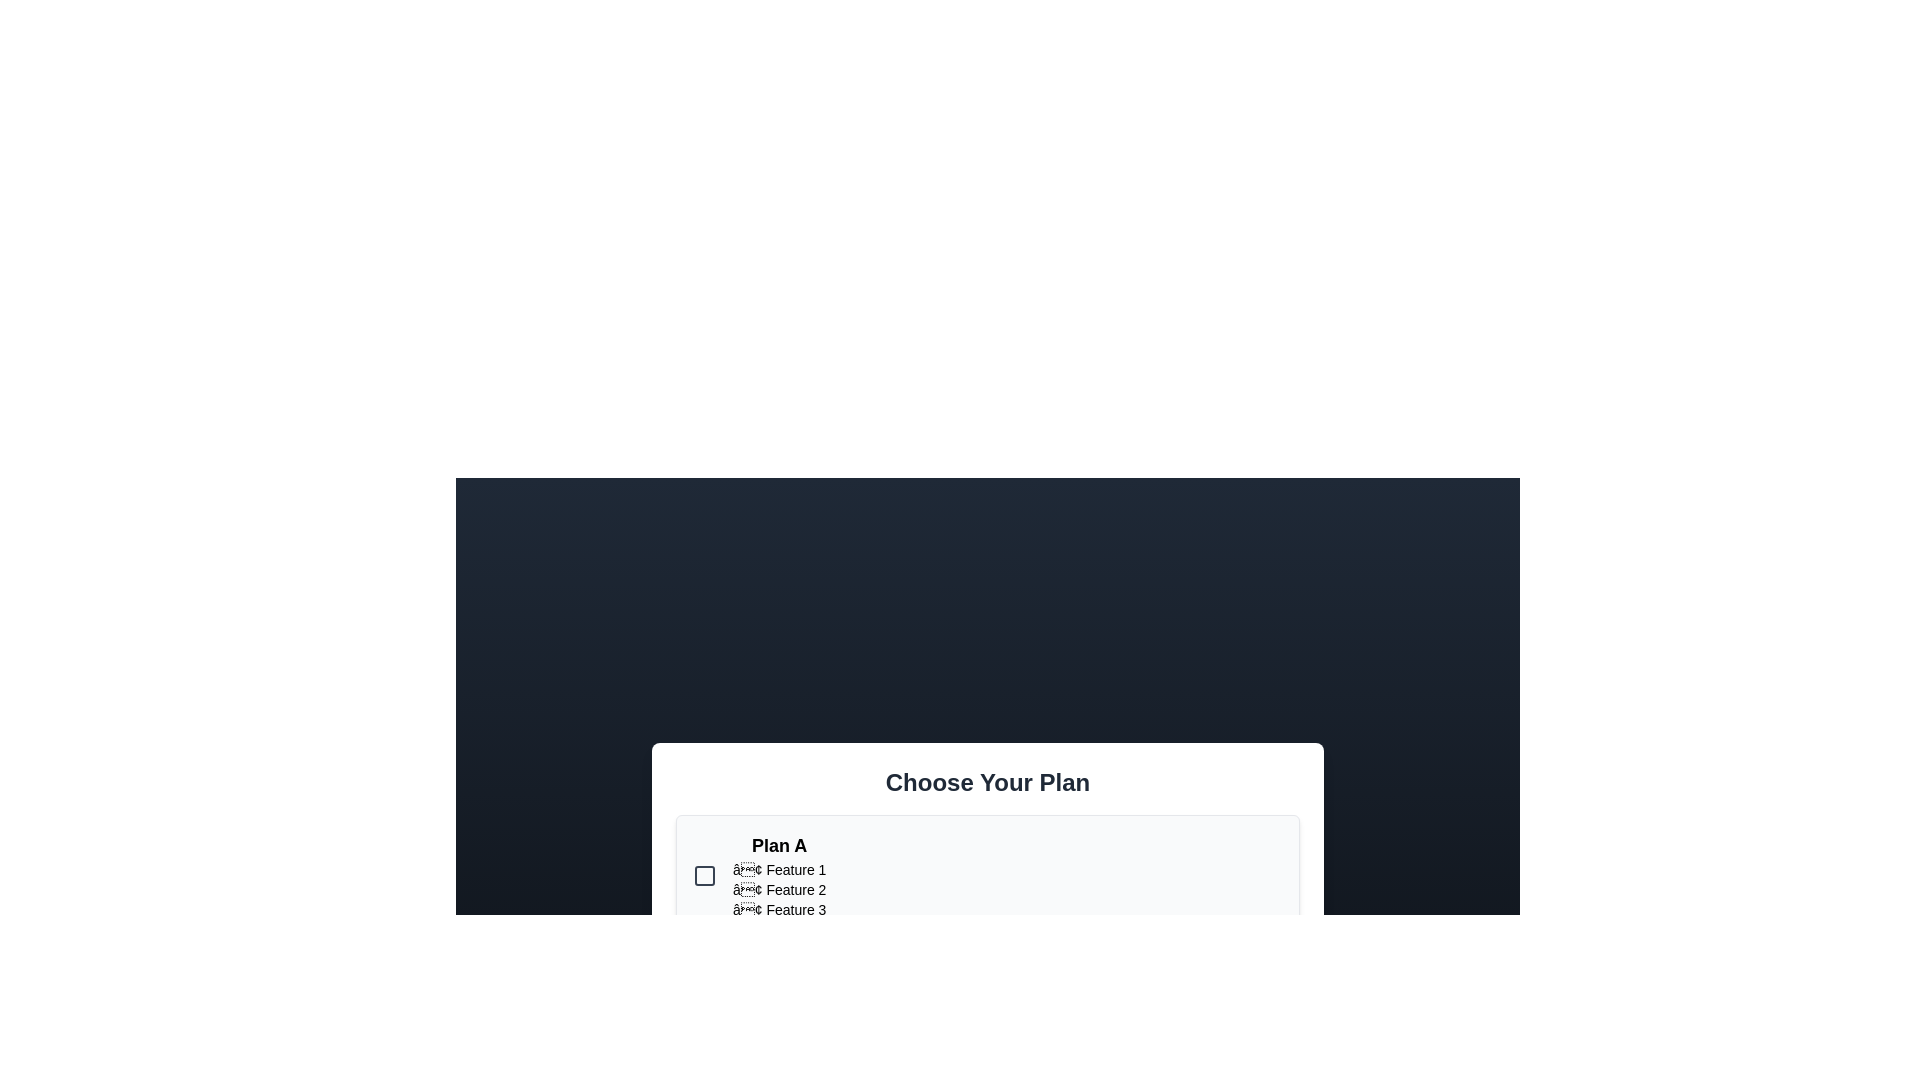 This screenshot has width=1920, height=1080. Describe the element at coordinates (988, 874) in the screenshot. I see `the plan card for Plan A` at that location.